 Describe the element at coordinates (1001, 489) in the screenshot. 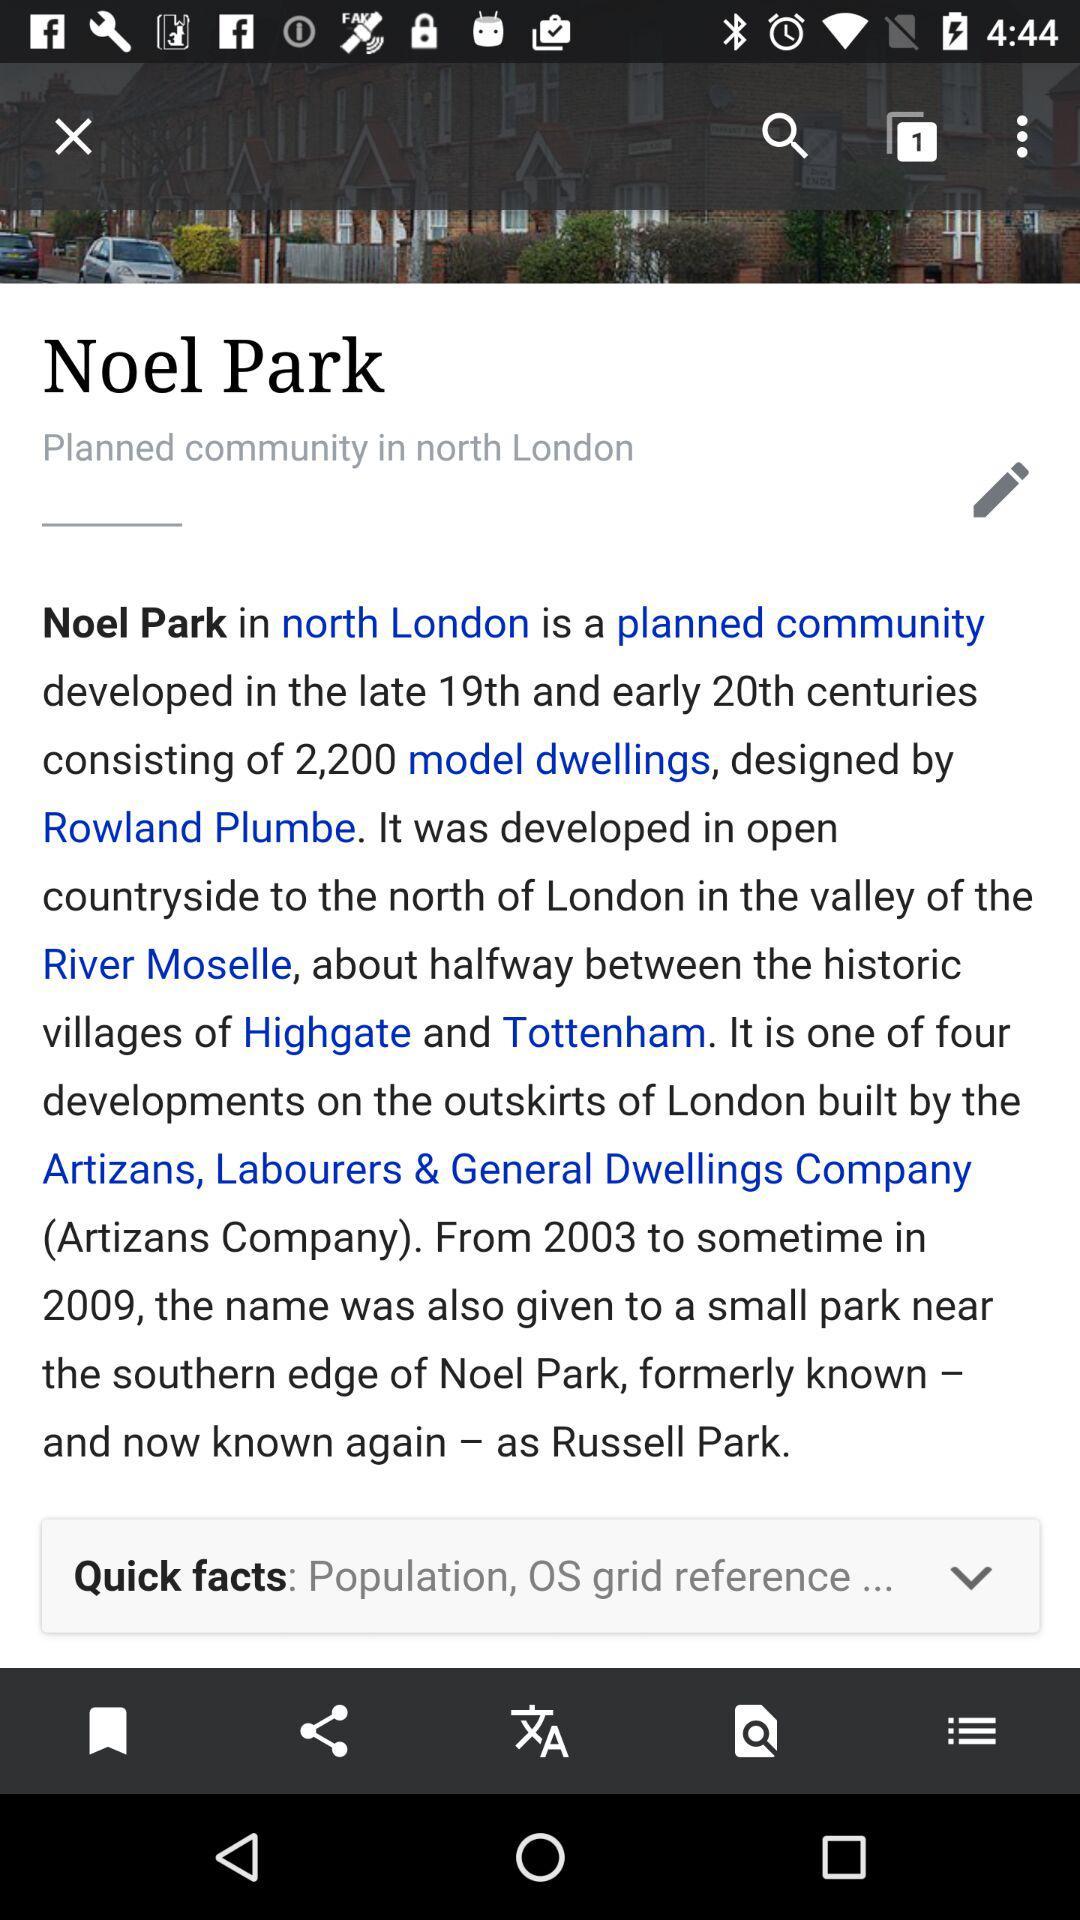

I see `the edit icon` at that location.